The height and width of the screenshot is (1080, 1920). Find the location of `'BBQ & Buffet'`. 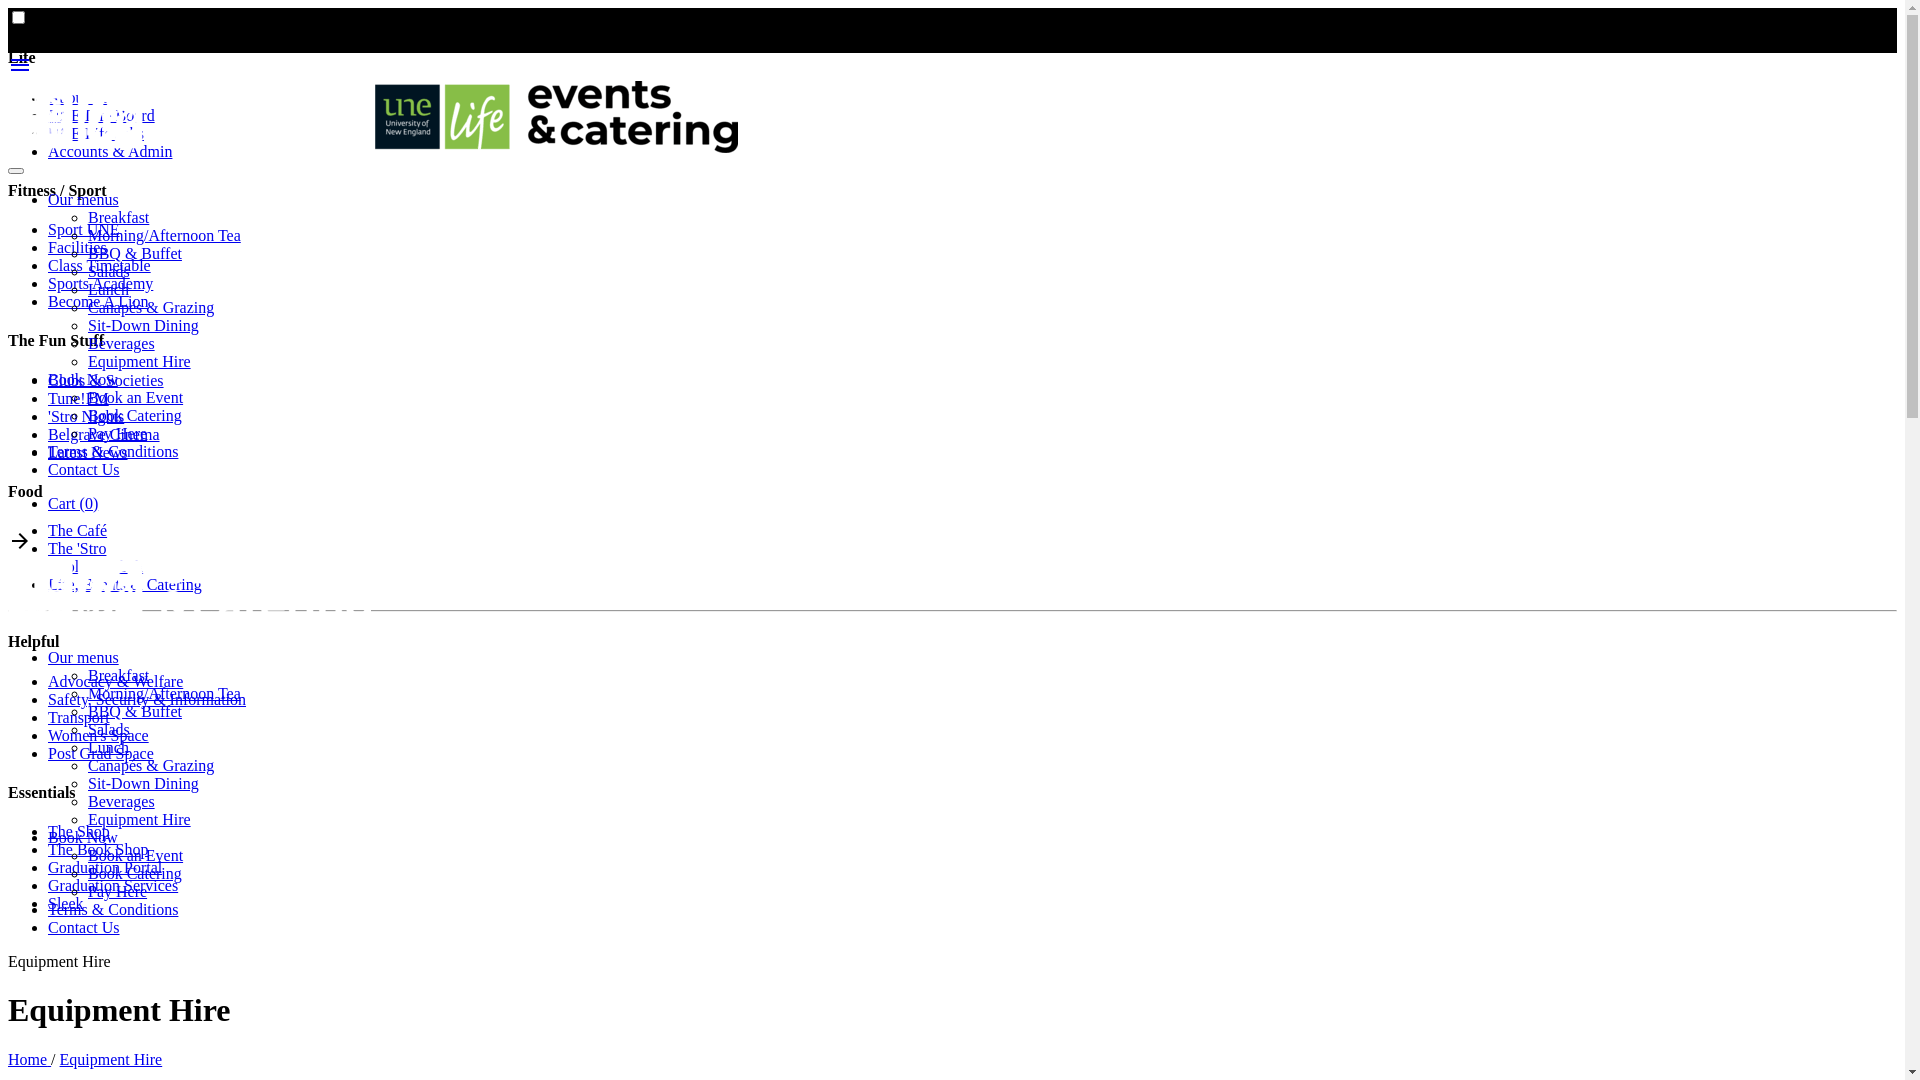

'BBQ & Buffet' is located at coordinates (133, 710).